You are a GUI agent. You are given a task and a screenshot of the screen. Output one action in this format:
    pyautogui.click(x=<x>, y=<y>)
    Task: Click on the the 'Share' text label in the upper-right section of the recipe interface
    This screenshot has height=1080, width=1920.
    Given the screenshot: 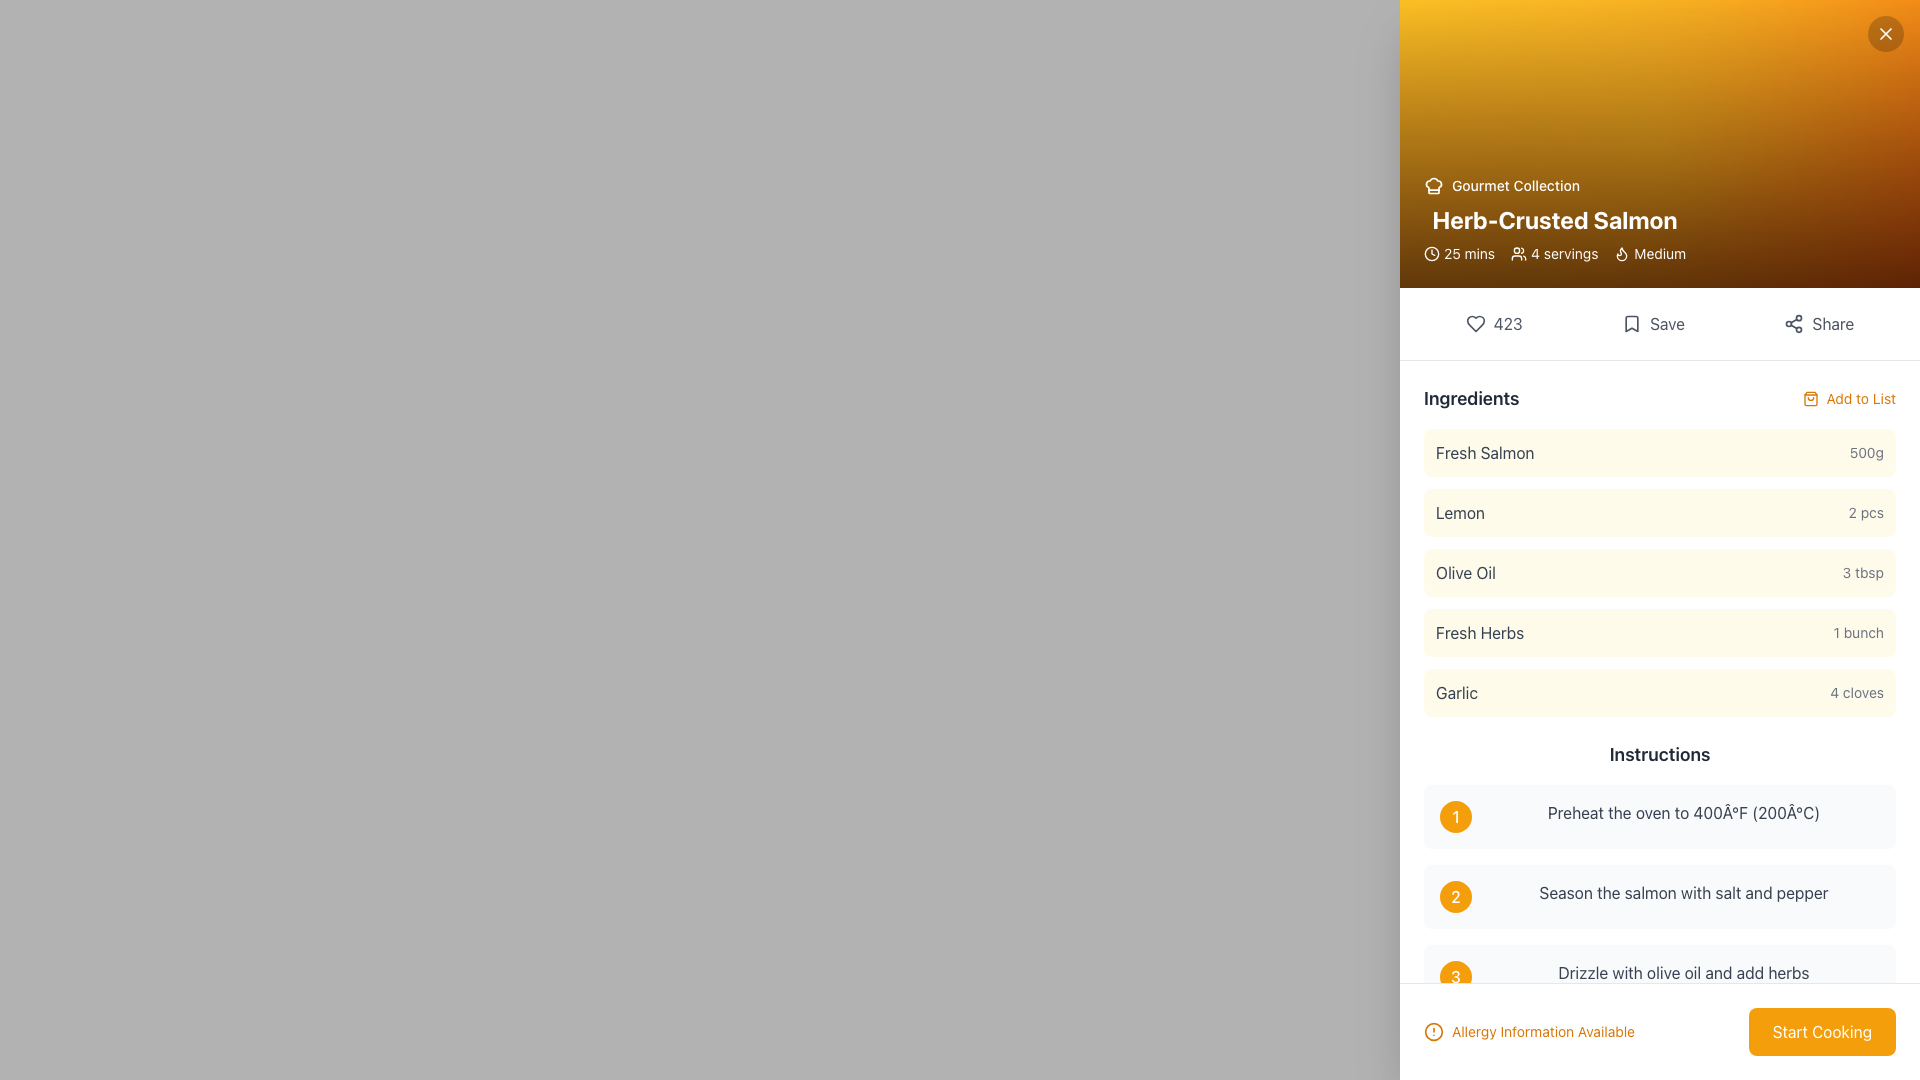 What is the action you would take?
    pyautogui.click(x=1833, y=323)
    